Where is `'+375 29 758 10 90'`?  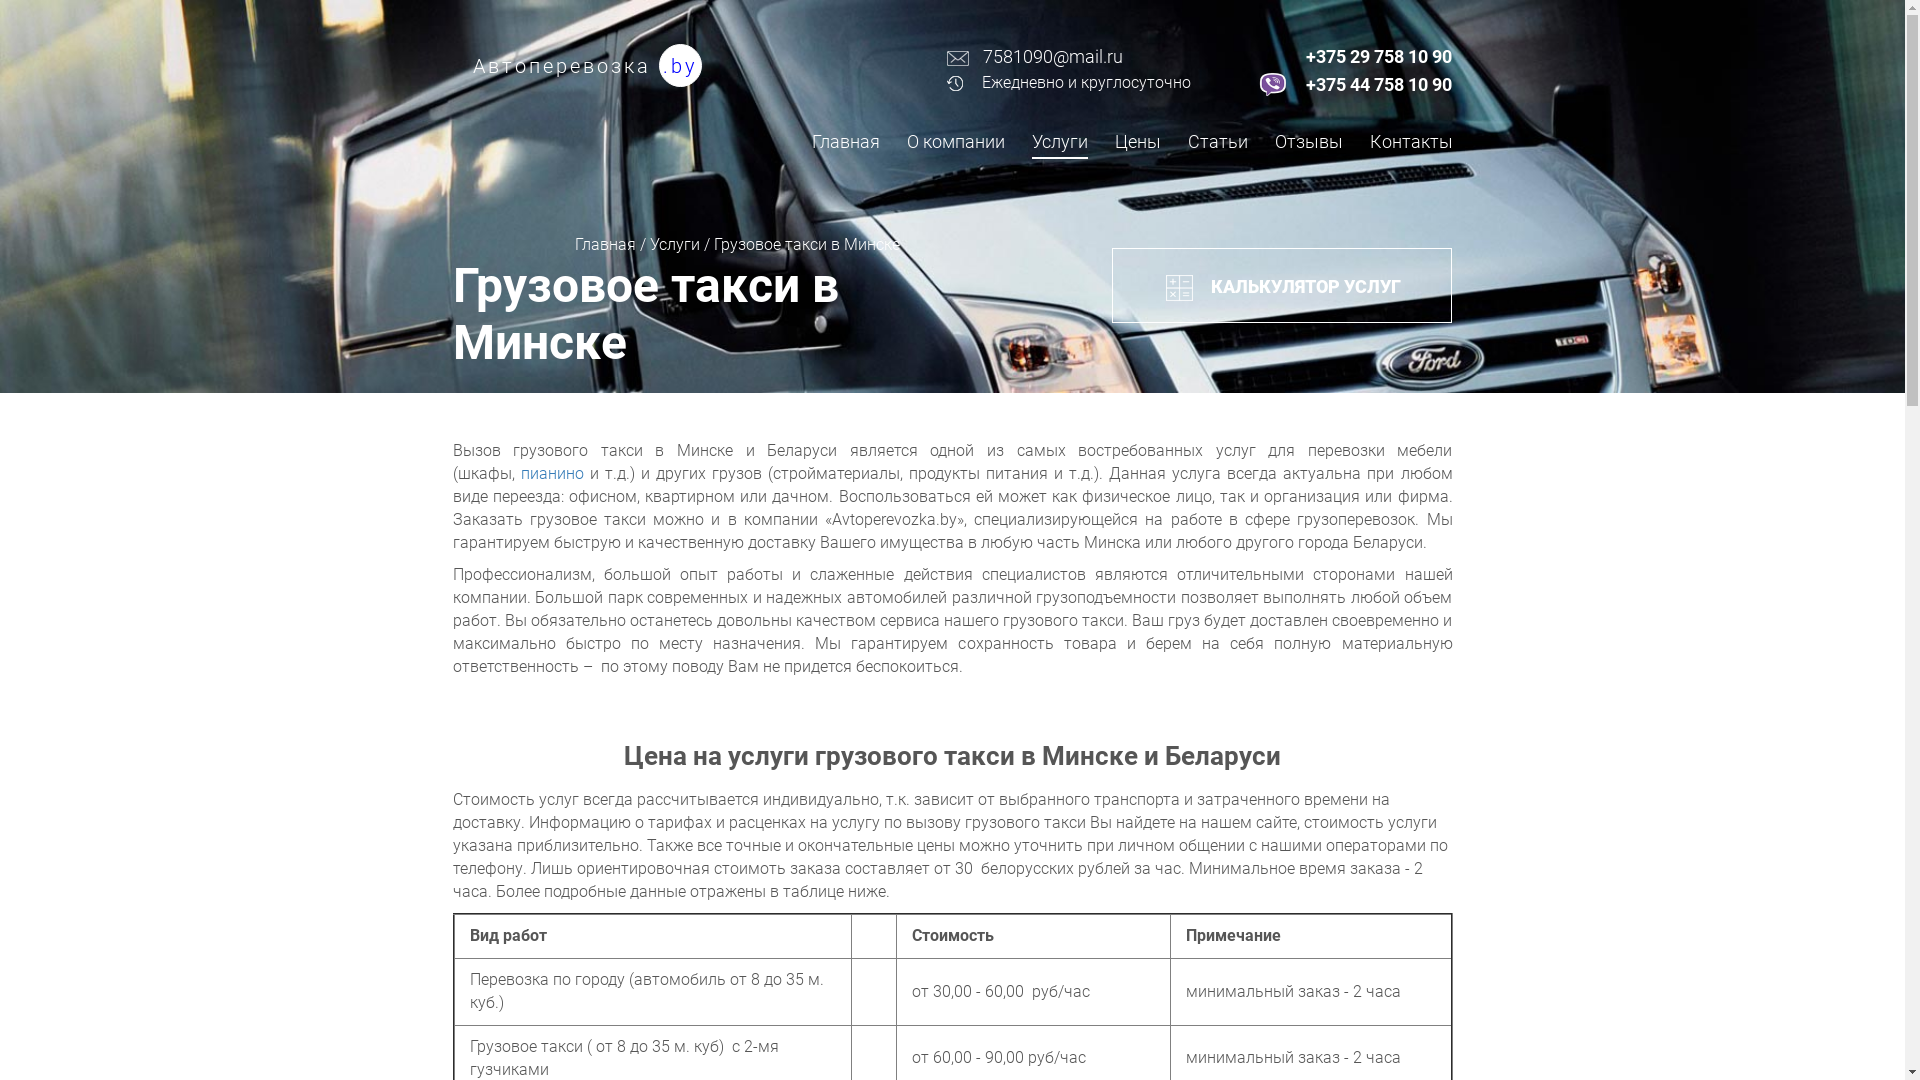
'+375 29 758 10 90' is located at coordinates (1377, 56).